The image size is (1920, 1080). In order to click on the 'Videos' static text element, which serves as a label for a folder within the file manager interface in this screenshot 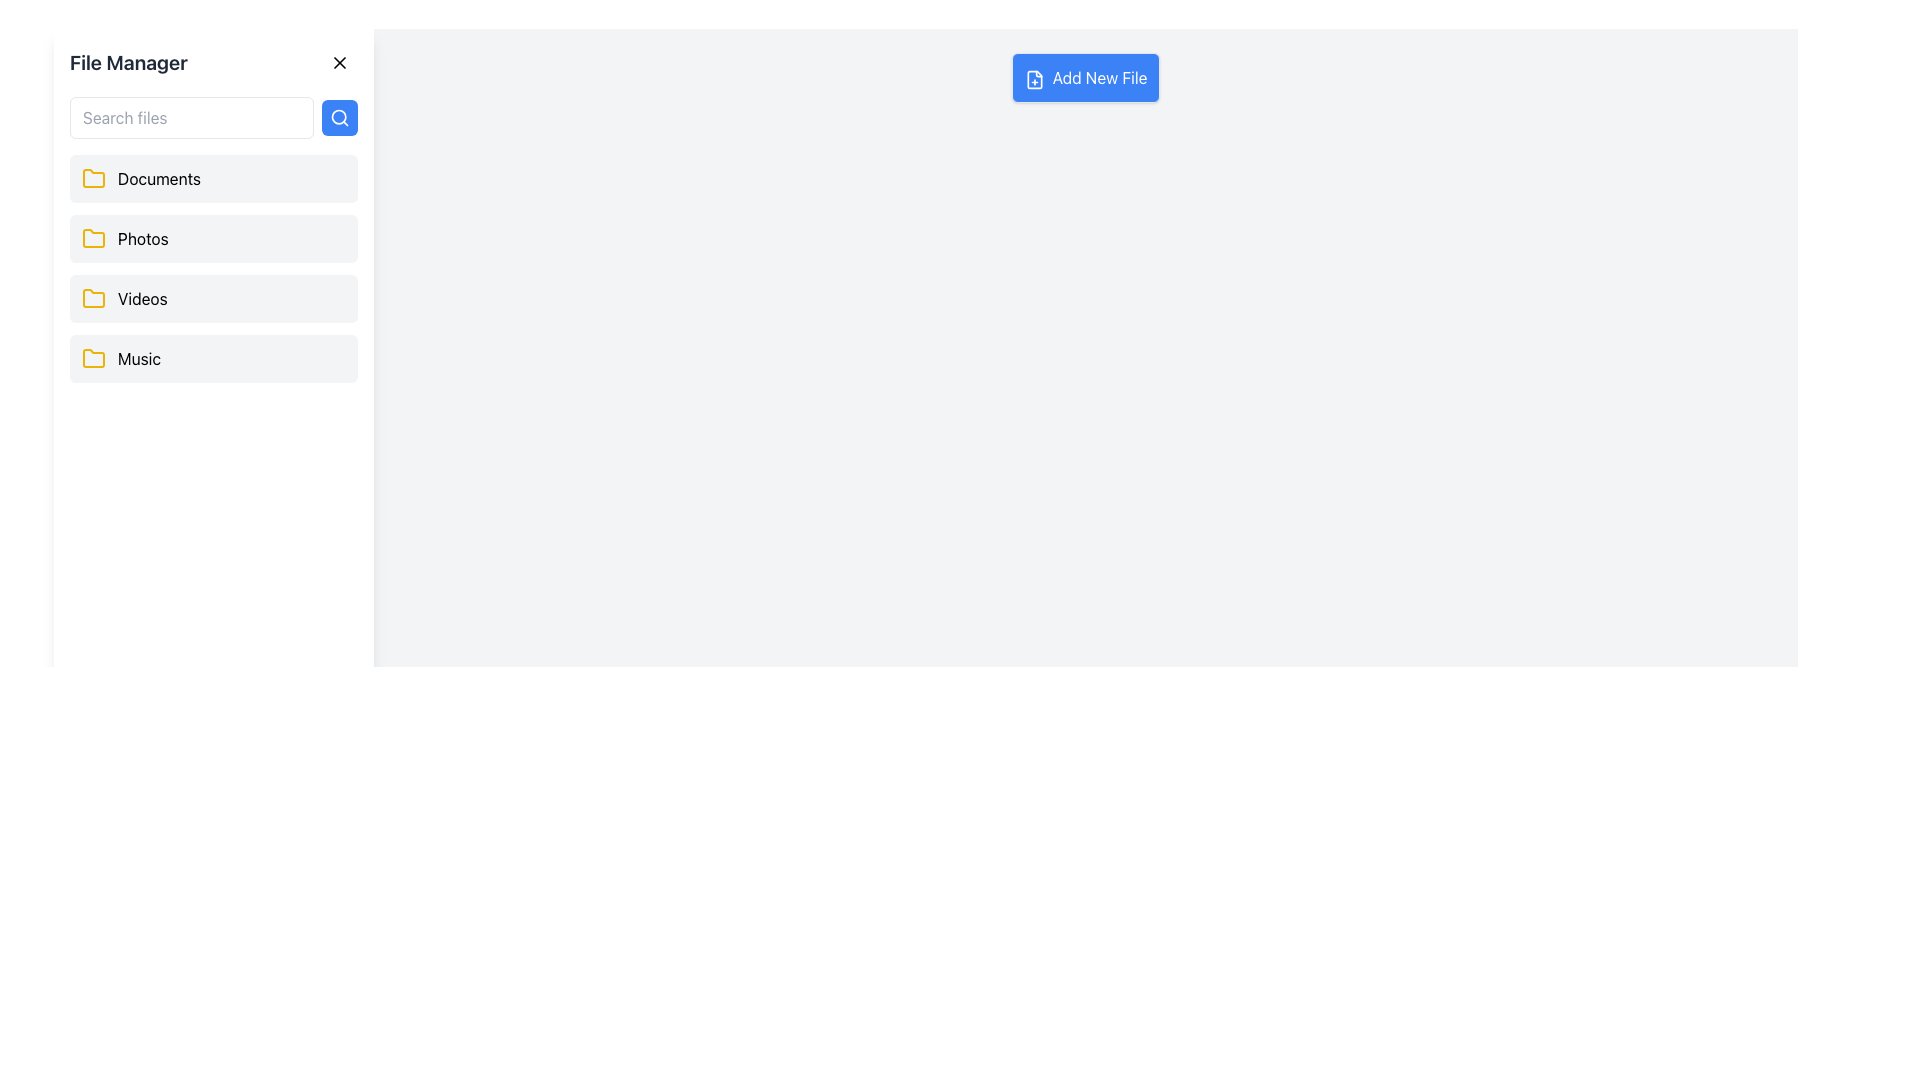, I will do `click(141, 299)`.